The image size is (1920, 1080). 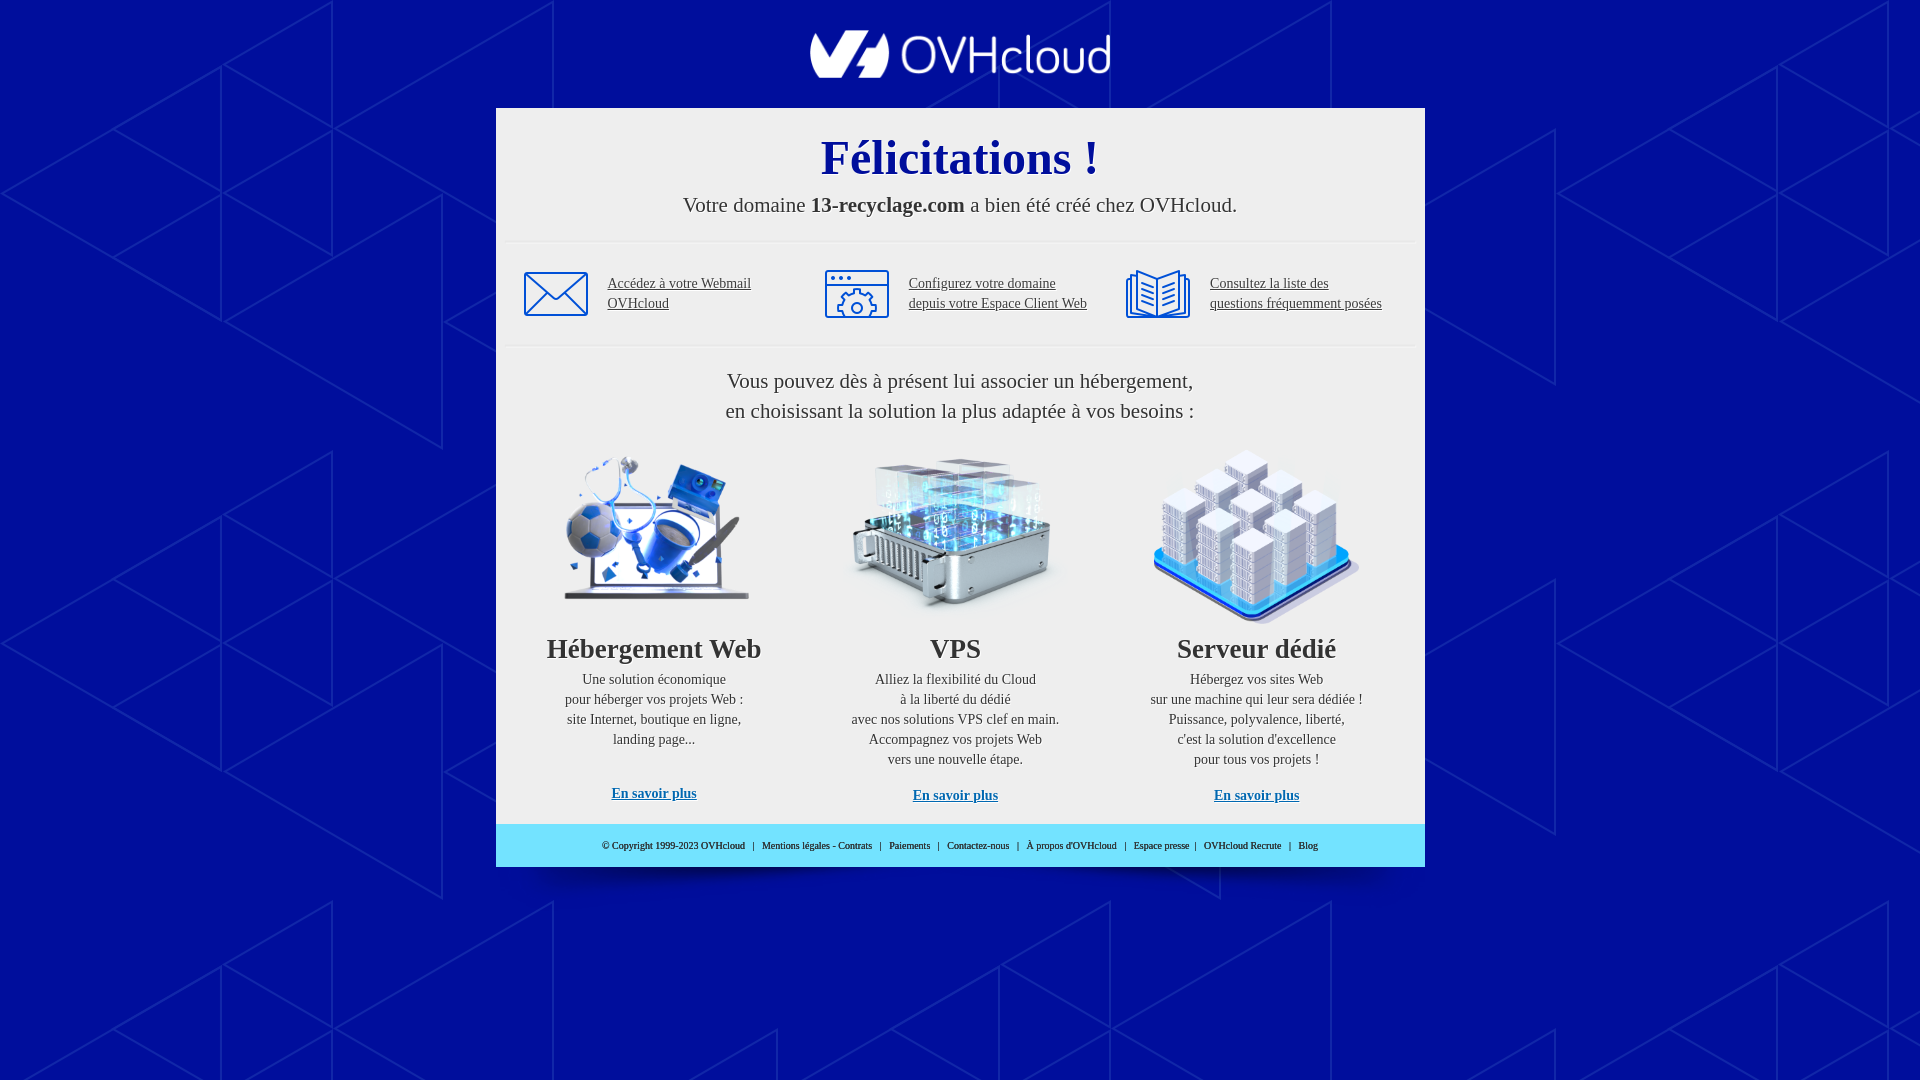 What do you see at coordinates (1241, 845) in the screenshot?
I see `'OVHcloud Recrute'` at bounding box center [1241, 845].